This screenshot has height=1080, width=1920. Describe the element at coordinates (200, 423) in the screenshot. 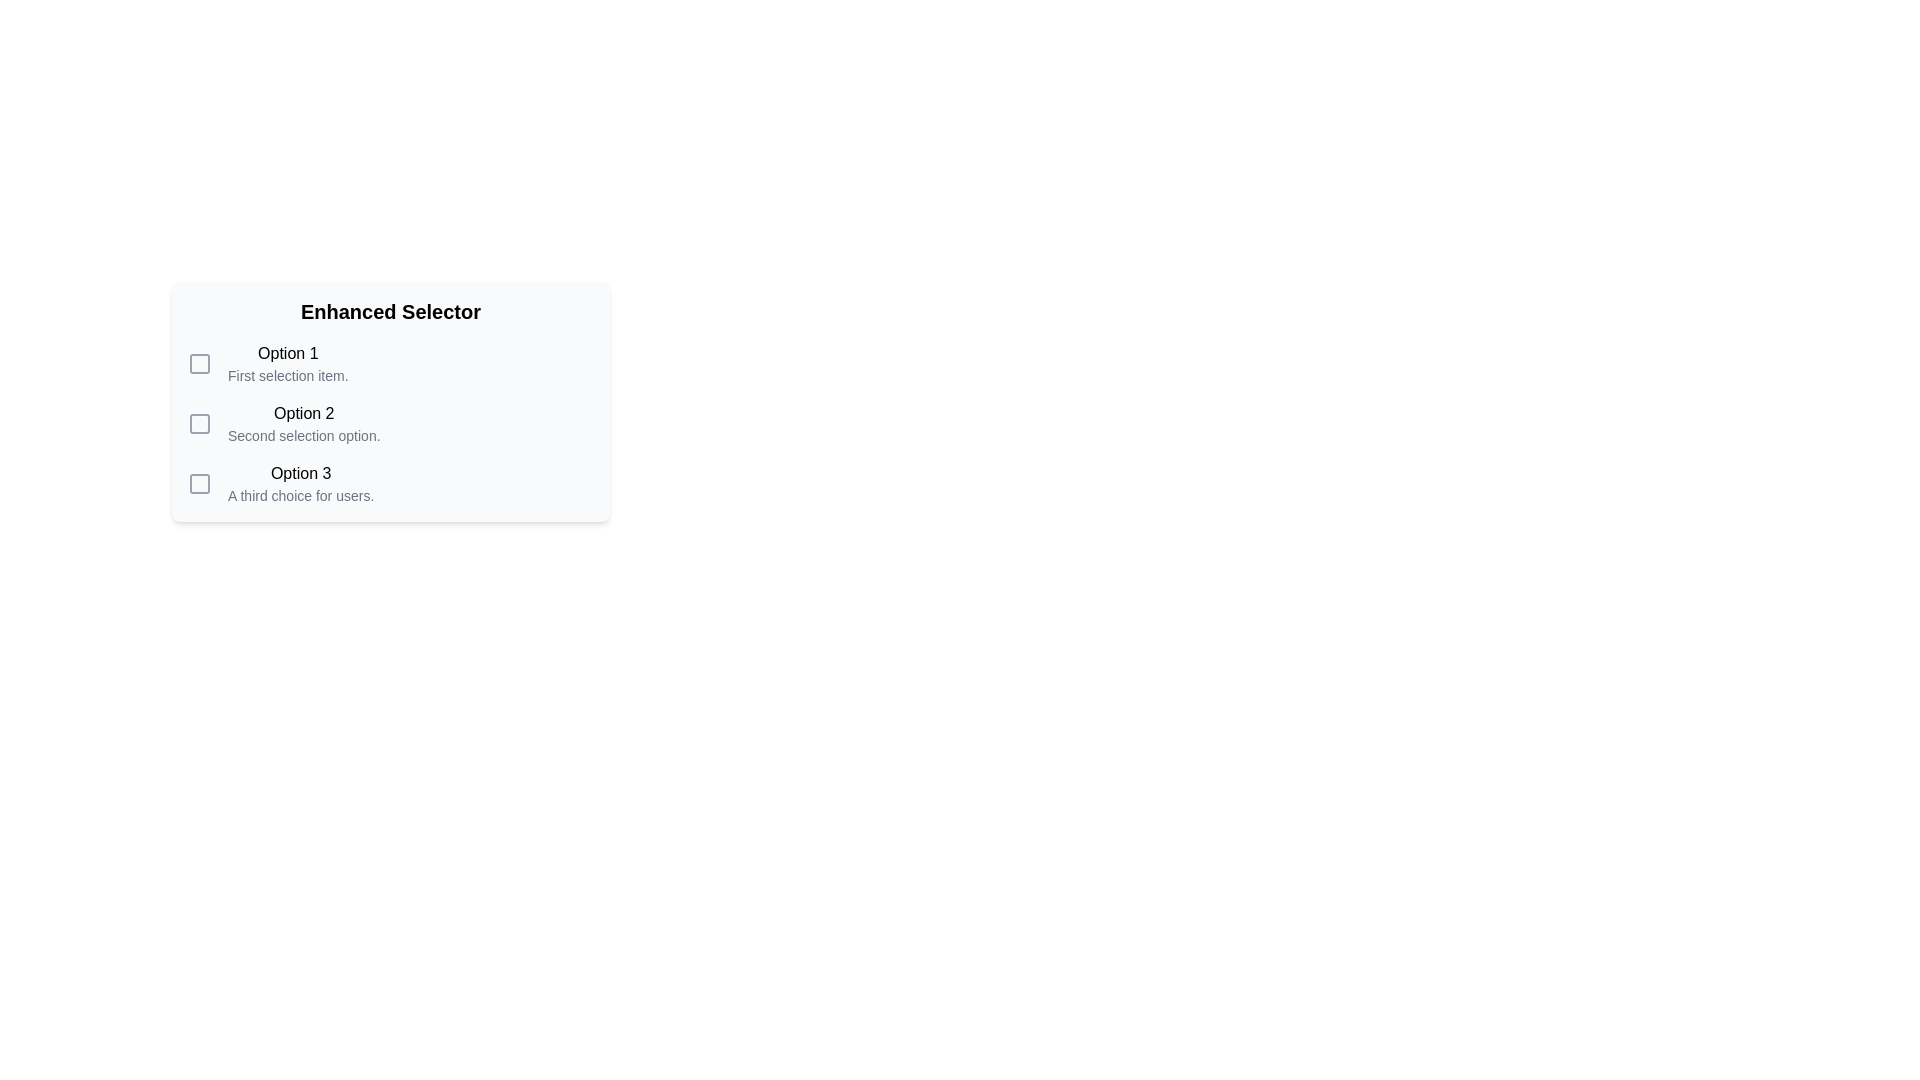

I see `the second checkbox indicator in the 'Enhanced Selector' card` at that location.